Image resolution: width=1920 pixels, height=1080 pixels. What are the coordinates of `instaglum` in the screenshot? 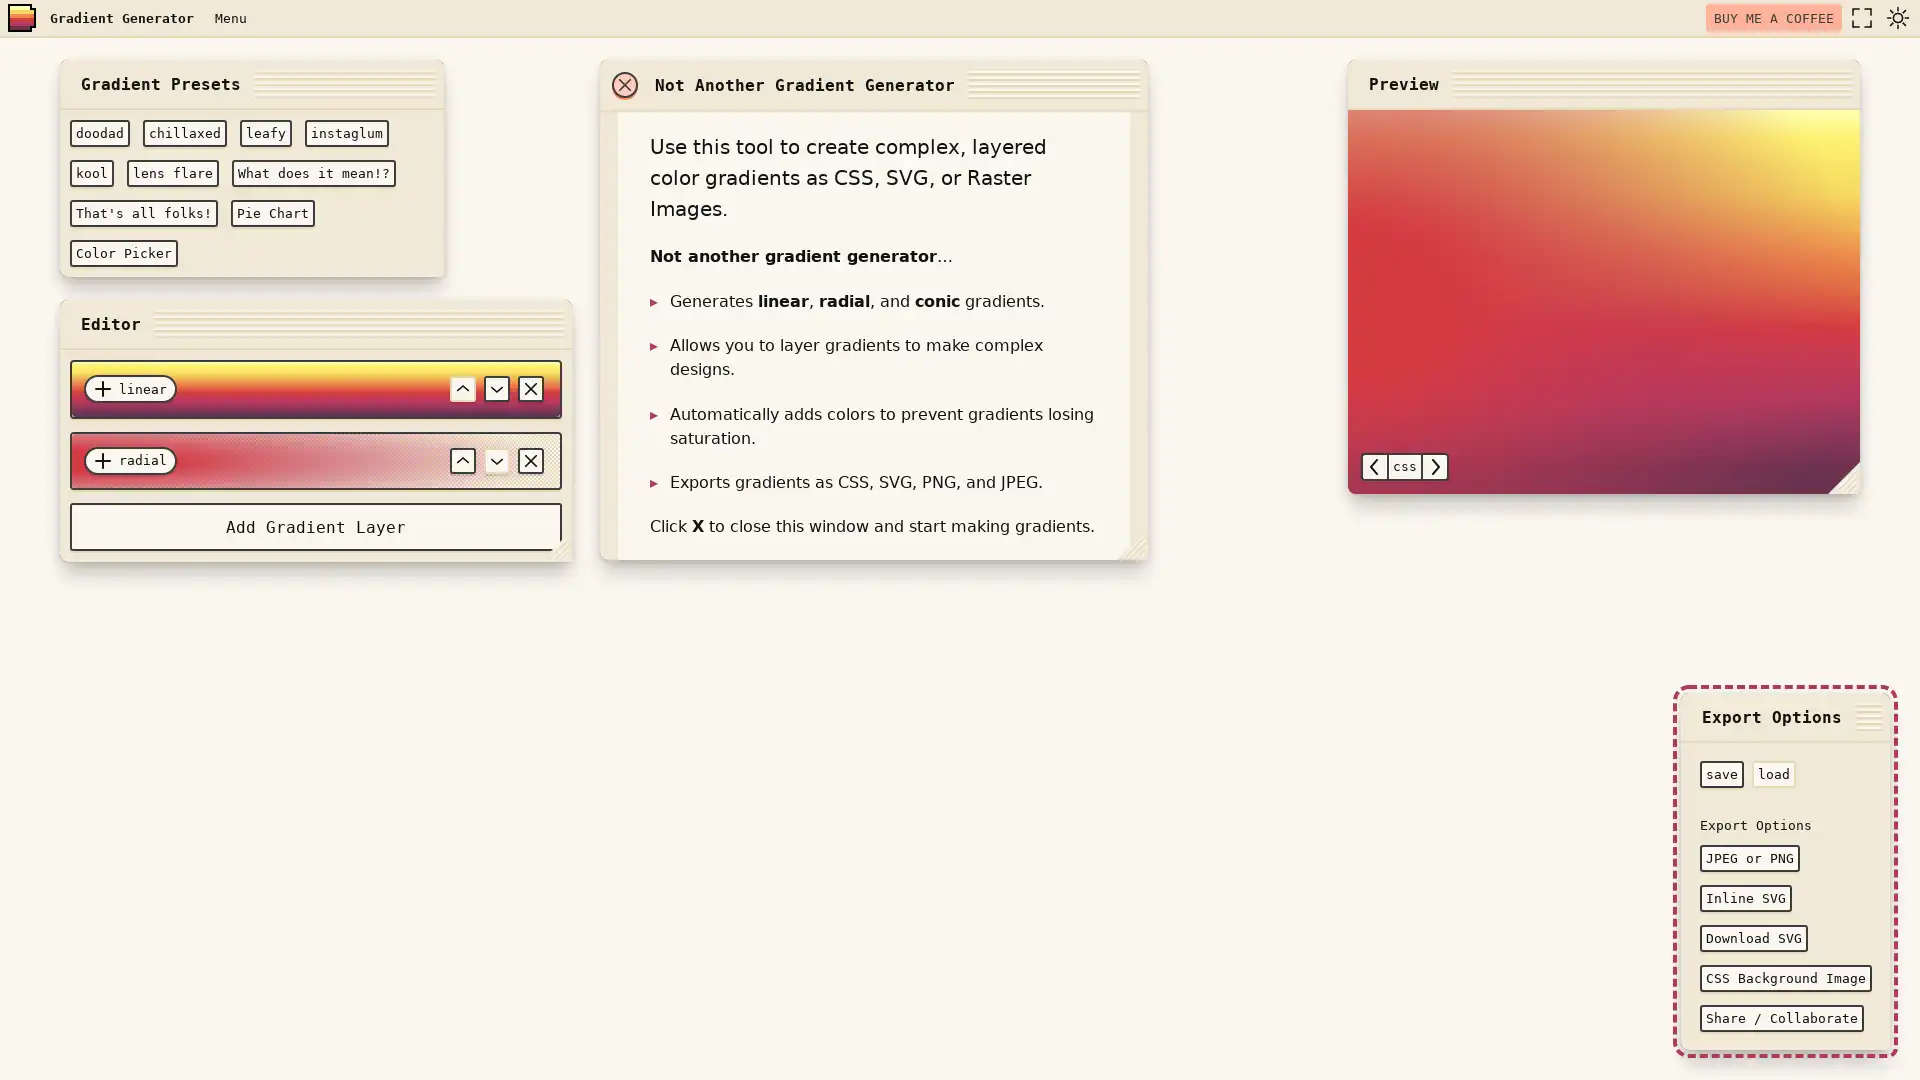 It's located at (345, 133).